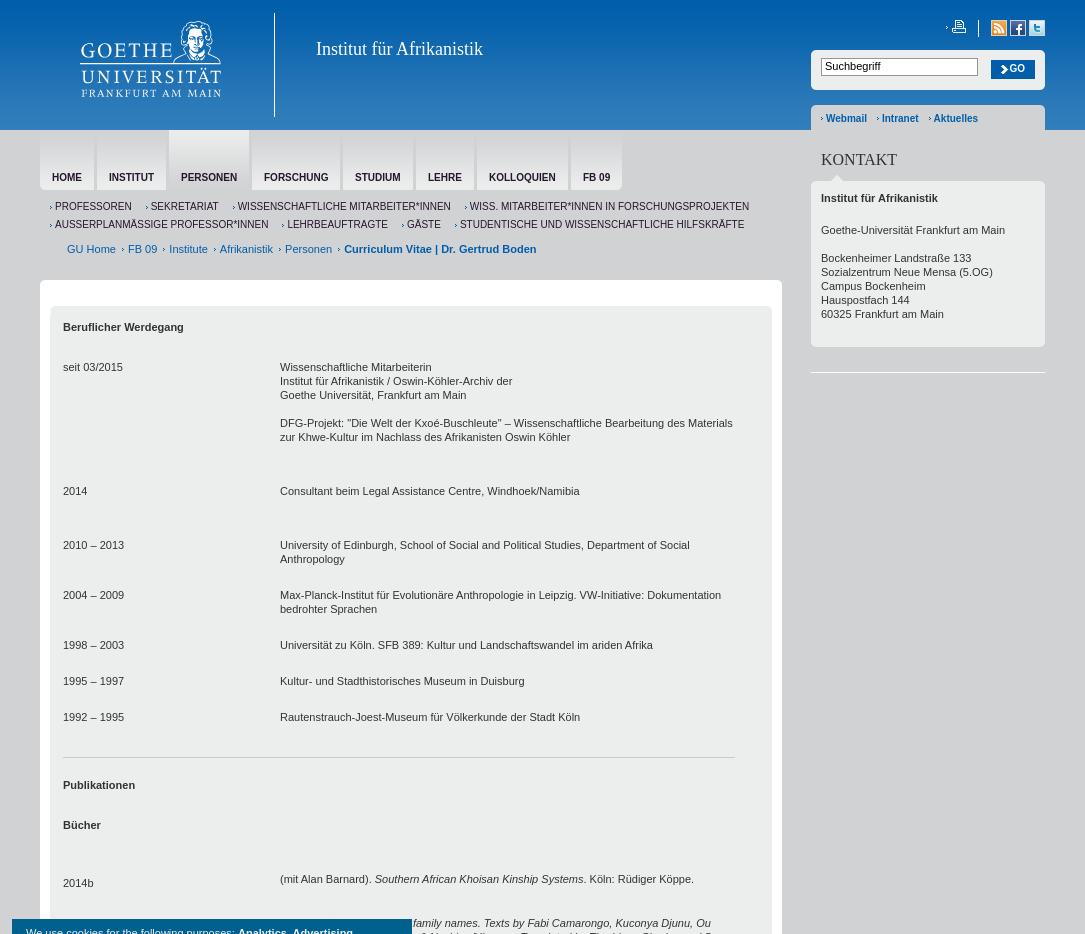 The width and height of the screenshot is (1085, 934). I want to click on 'Institute', so click(169, 249).